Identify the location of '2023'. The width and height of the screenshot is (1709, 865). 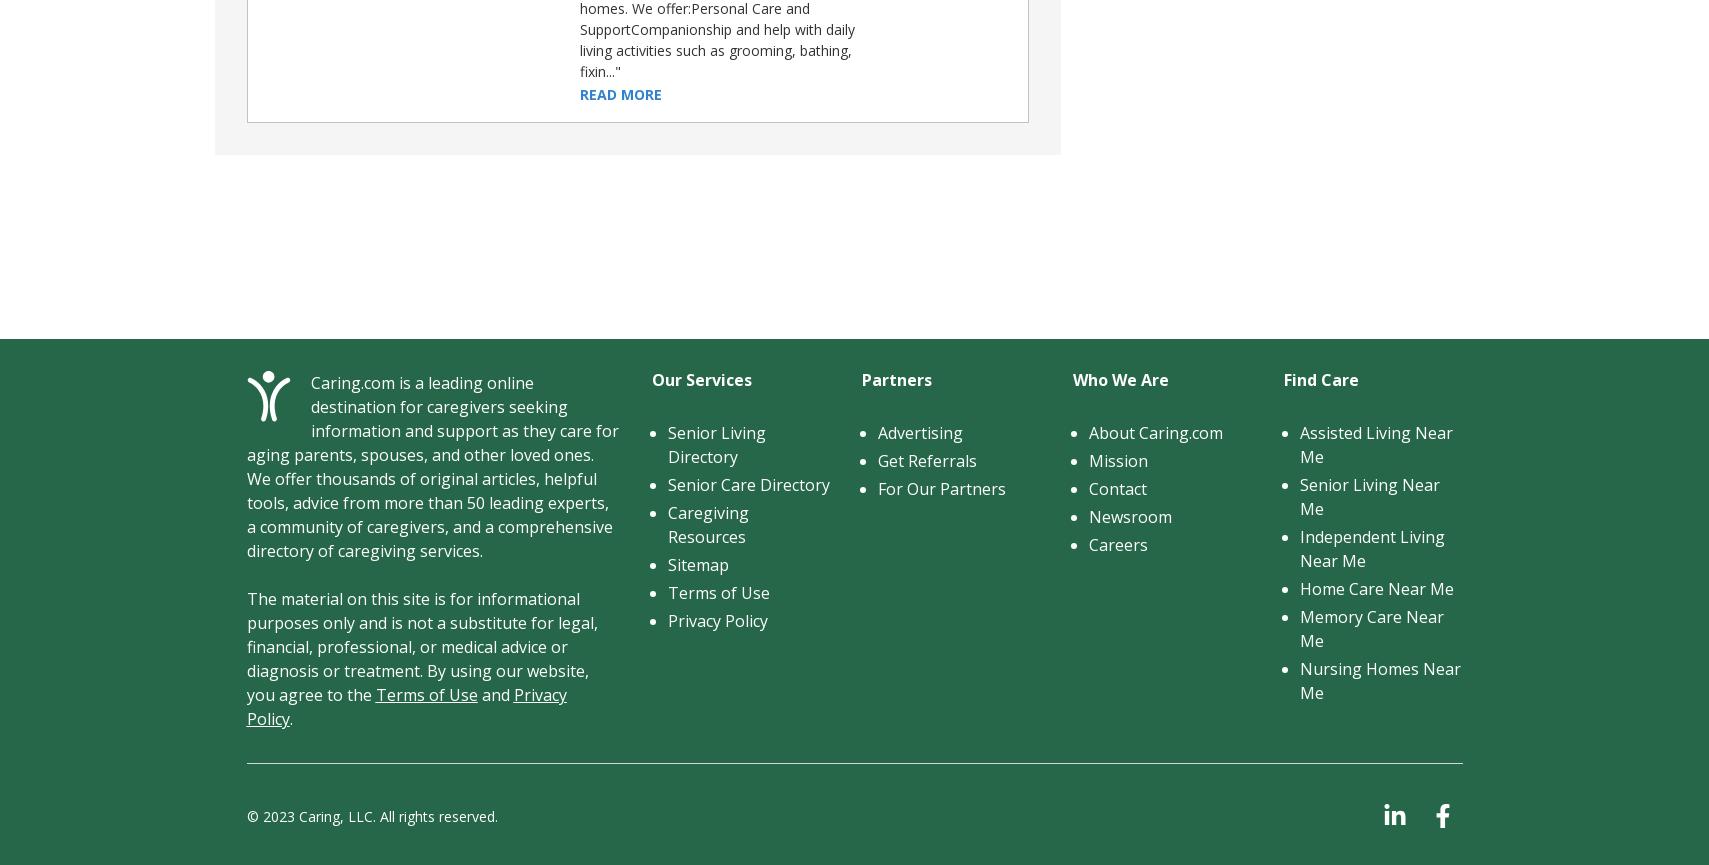
(277, 814).